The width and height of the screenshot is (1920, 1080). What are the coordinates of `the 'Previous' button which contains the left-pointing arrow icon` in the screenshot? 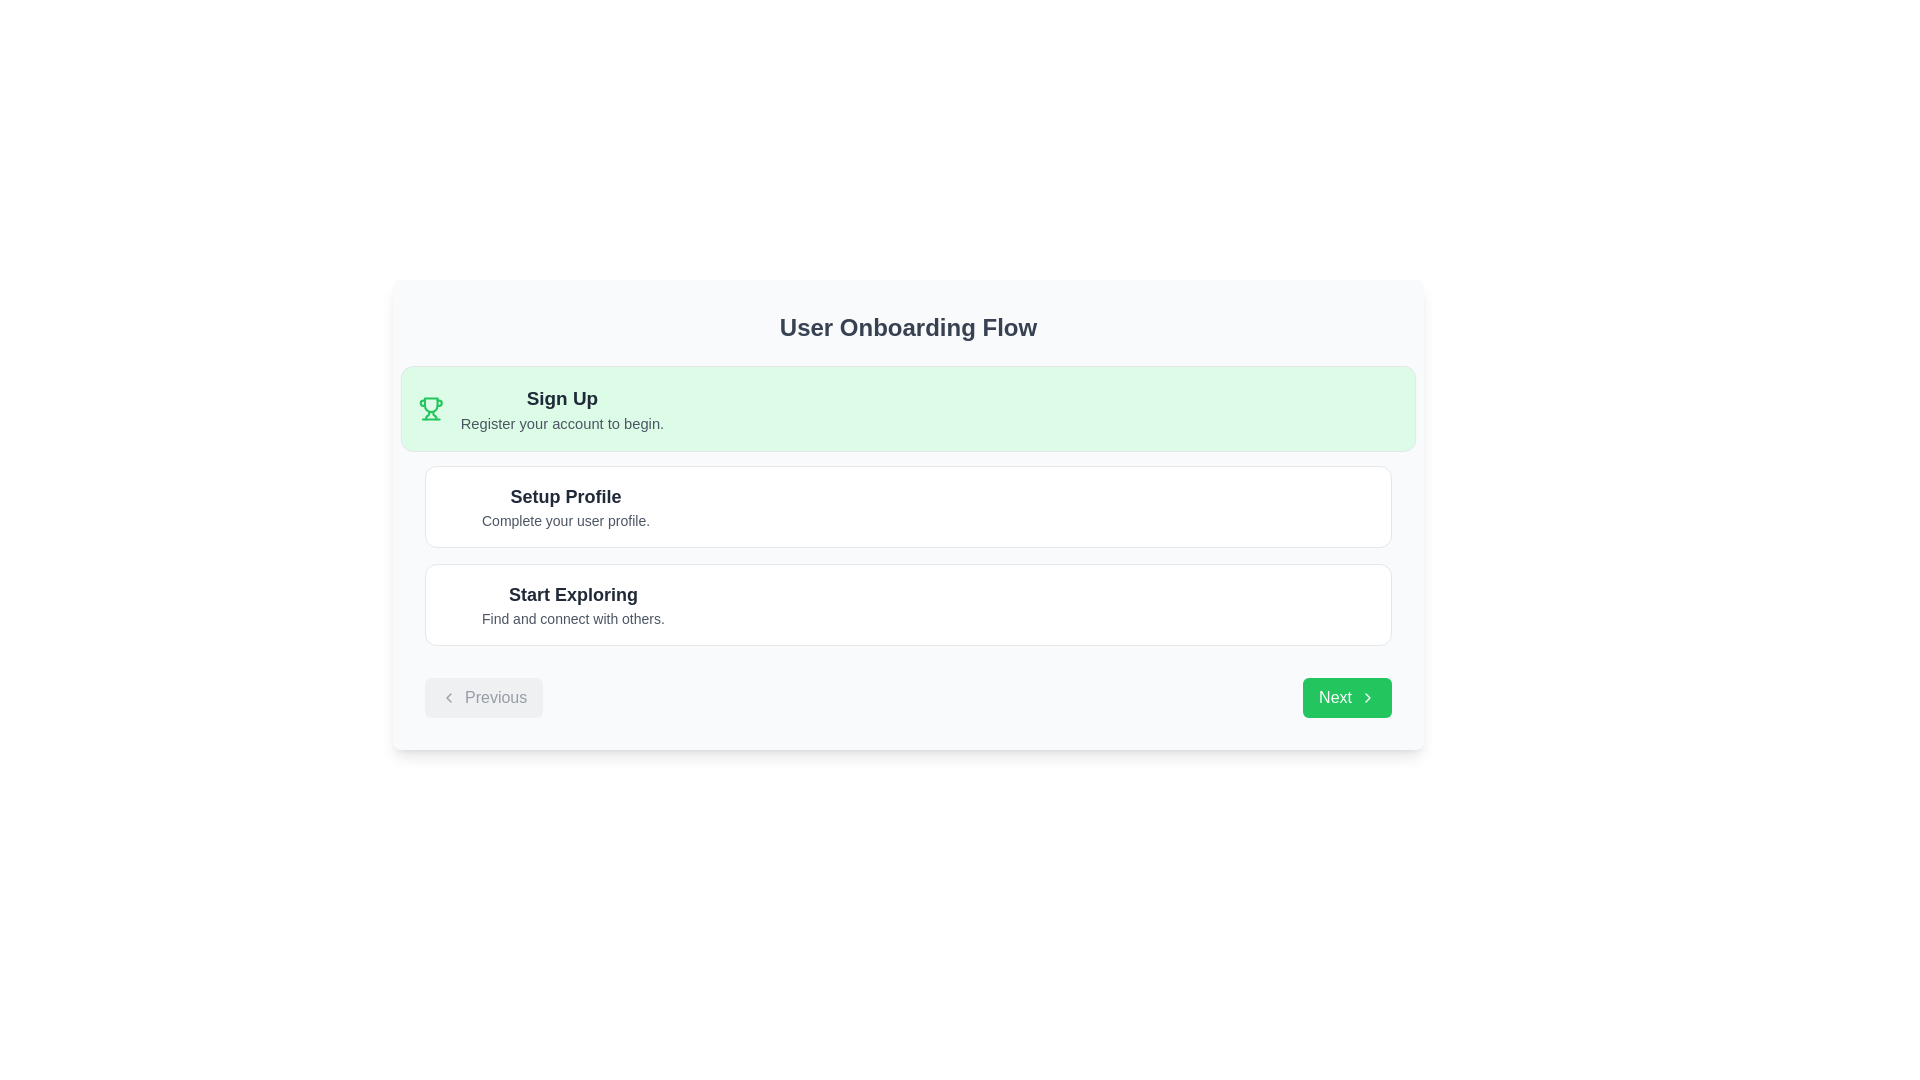 It's located at (448, 697).